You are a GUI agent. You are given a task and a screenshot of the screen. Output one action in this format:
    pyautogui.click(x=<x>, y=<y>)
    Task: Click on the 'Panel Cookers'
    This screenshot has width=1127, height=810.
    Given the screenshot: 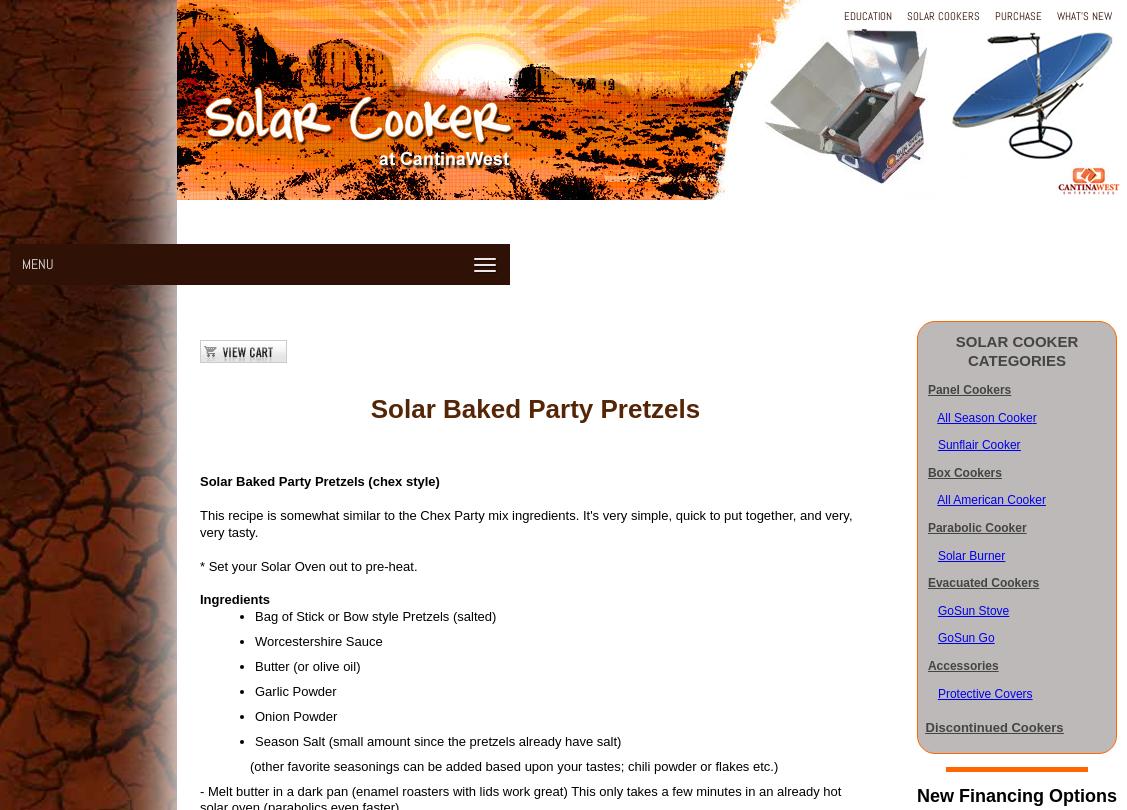 What is the action you would take?
    pyautogui.click(x=926, y=389)
    